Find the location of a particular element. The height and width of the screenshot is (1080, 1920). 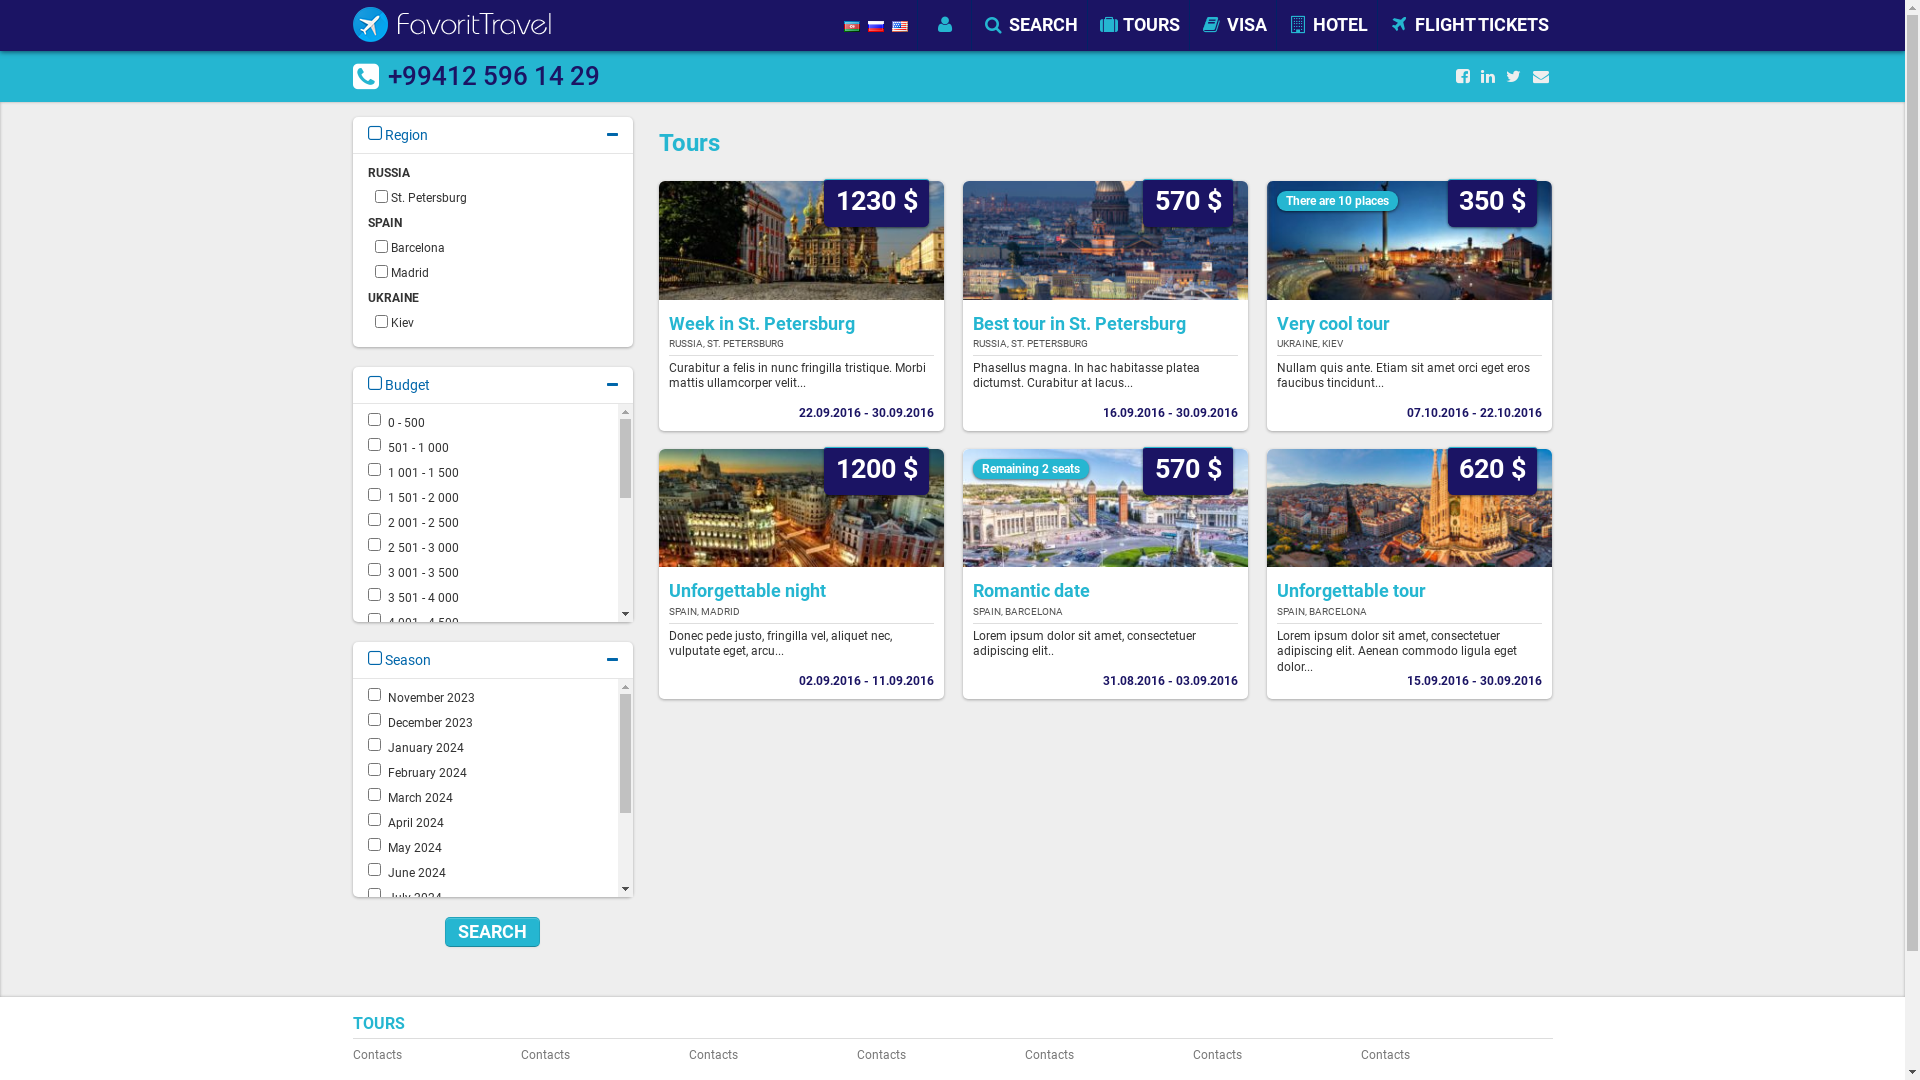

'Contacts' is located at coordinates (519, 1054).